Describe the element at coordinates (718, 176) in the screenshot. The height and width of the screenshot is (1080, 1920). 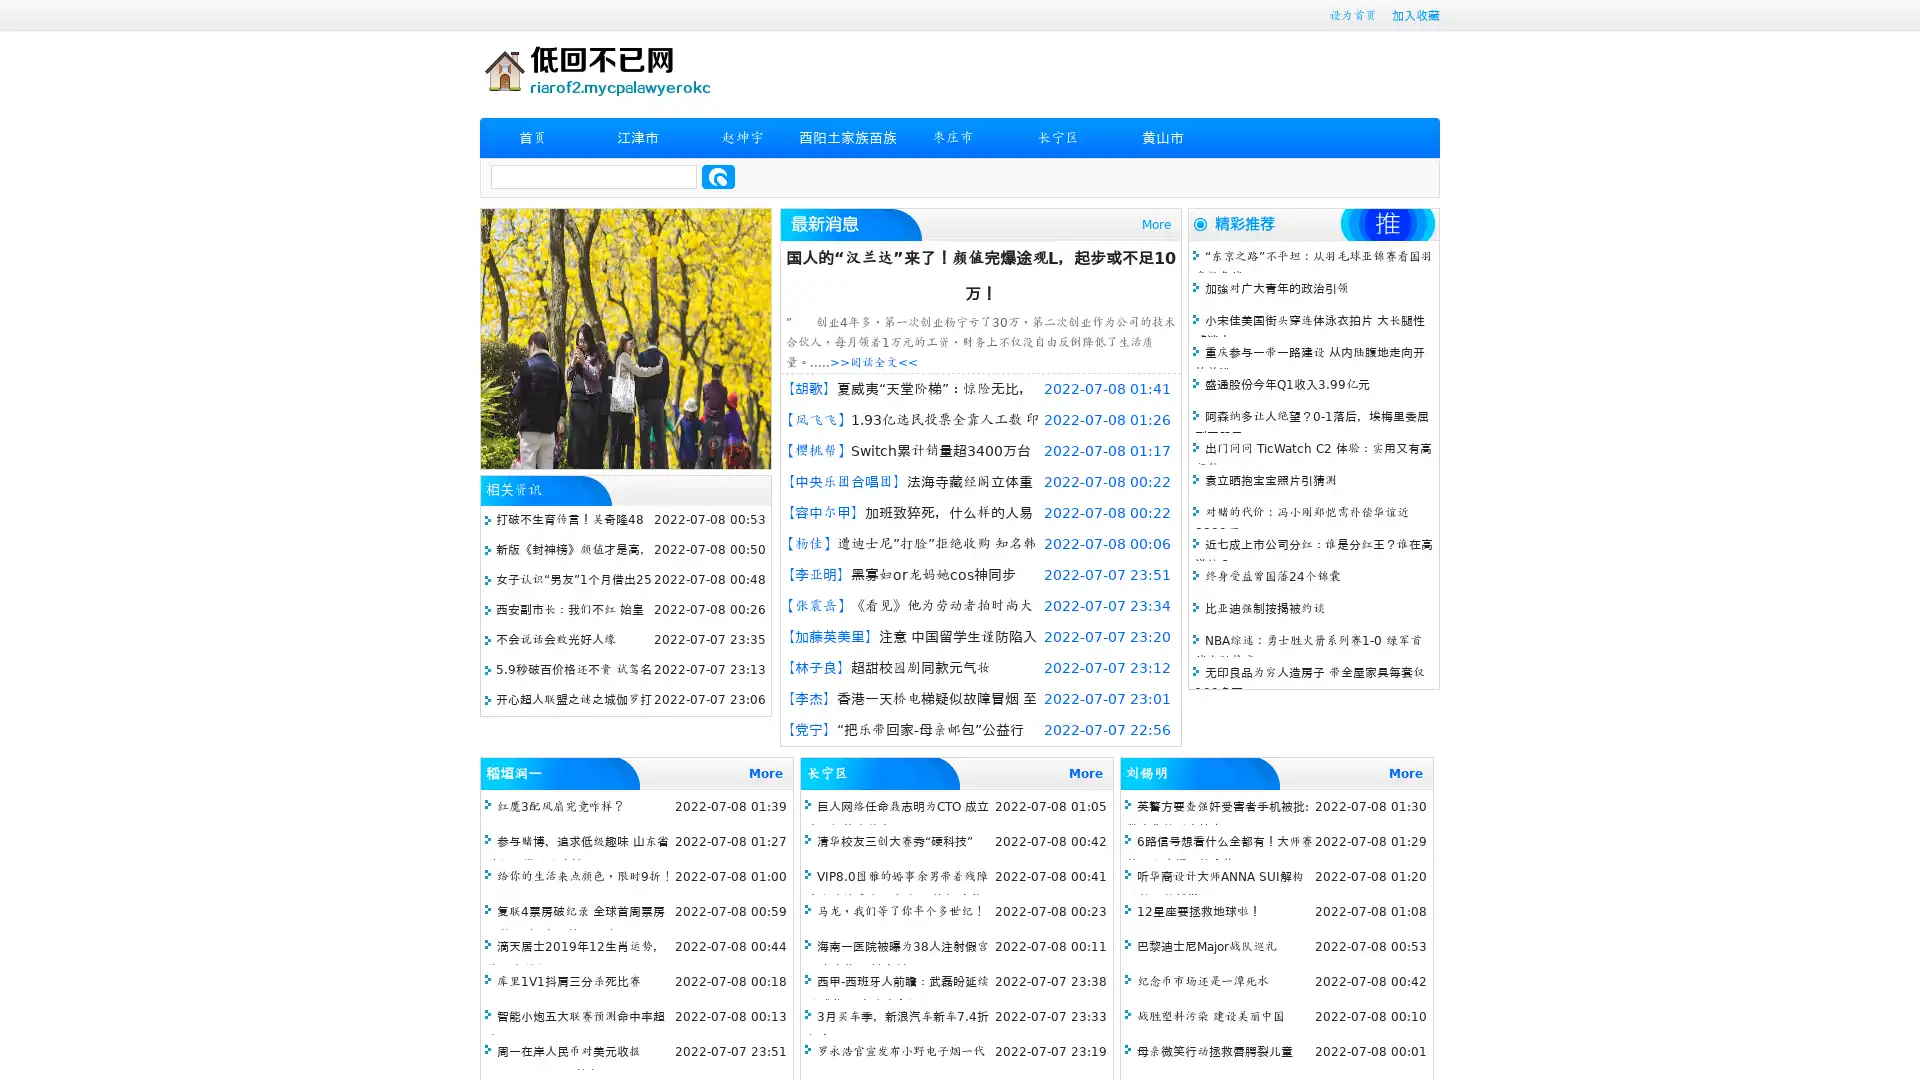
I see `Search` at that location.